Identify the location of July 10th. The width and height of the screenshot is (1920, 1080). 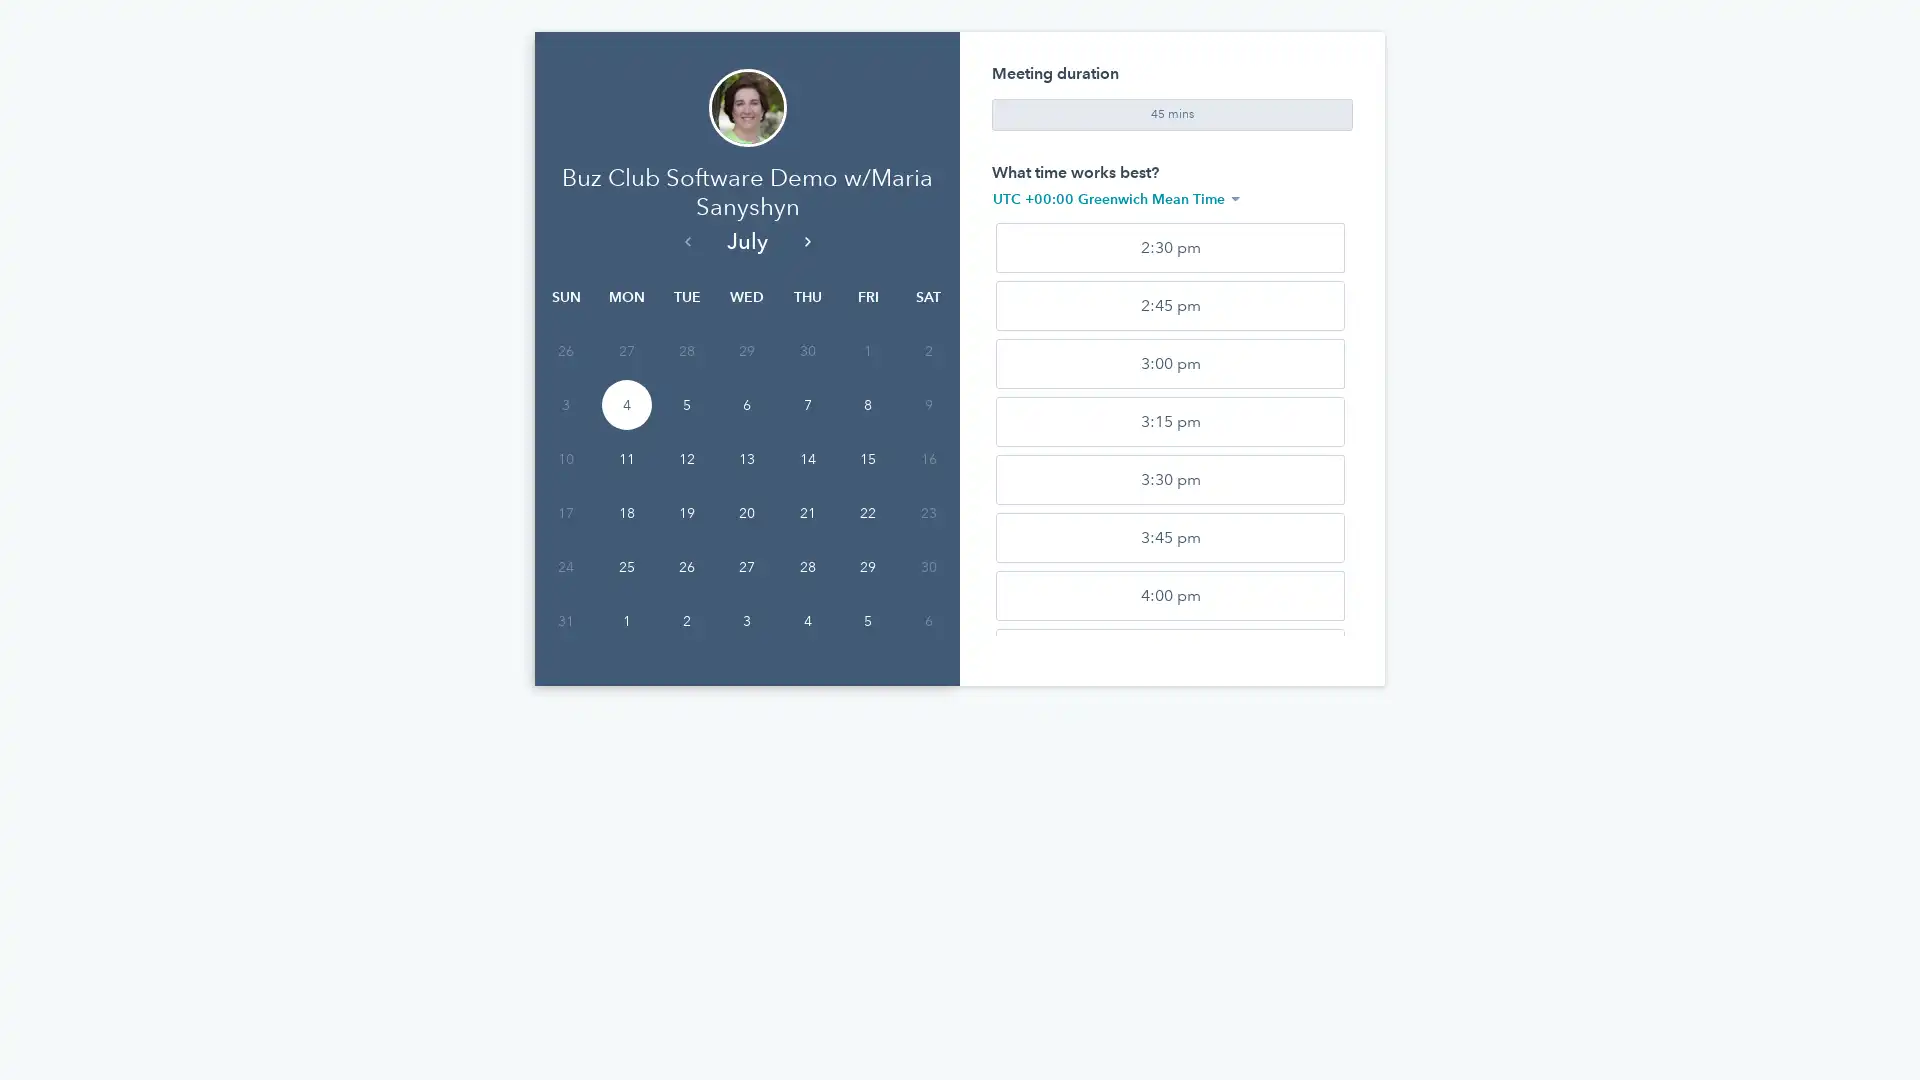
(565, 534).